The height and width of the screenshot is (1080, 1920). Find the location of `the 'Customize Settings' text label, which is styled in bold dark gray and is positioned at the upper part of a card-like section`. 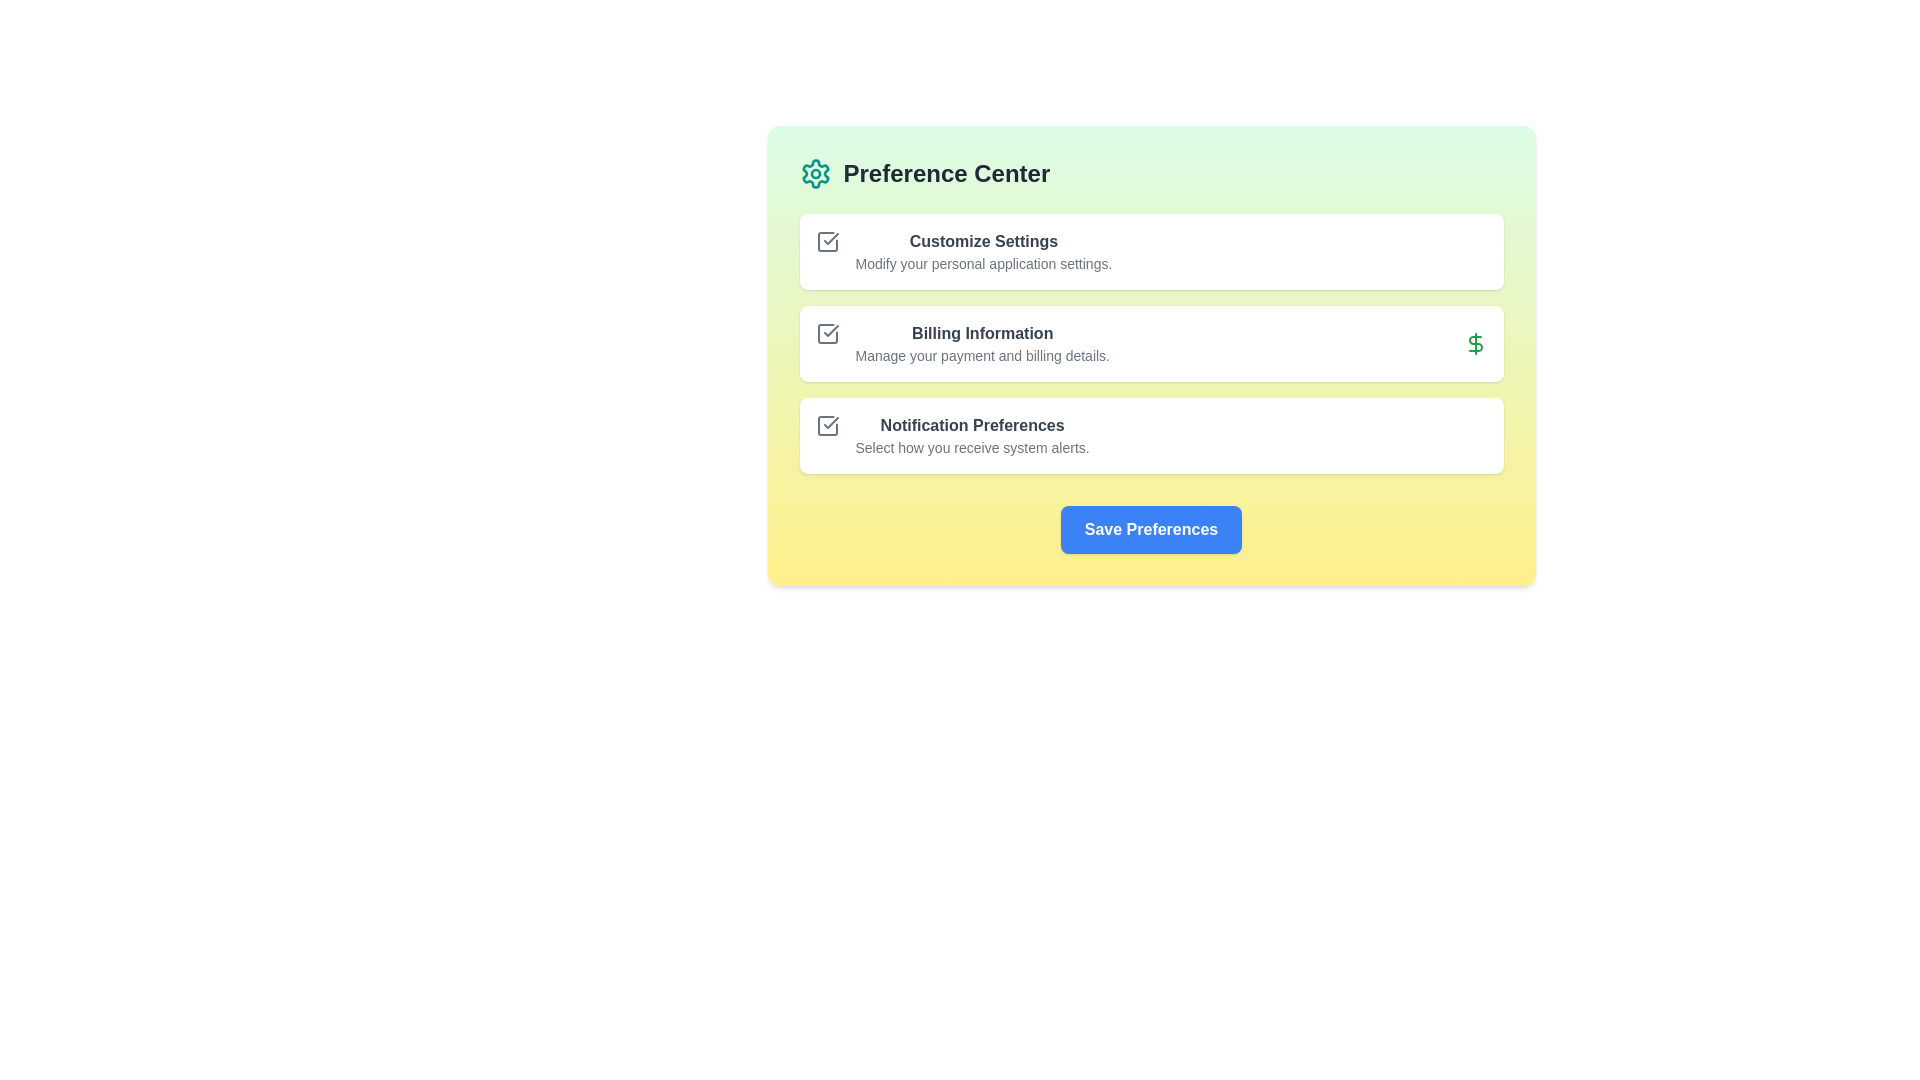

the 'Customize Settings' text label, which is styled in bold dark gray and is positioned at the upper part of a card-like section is located at coordinates (983, 241).